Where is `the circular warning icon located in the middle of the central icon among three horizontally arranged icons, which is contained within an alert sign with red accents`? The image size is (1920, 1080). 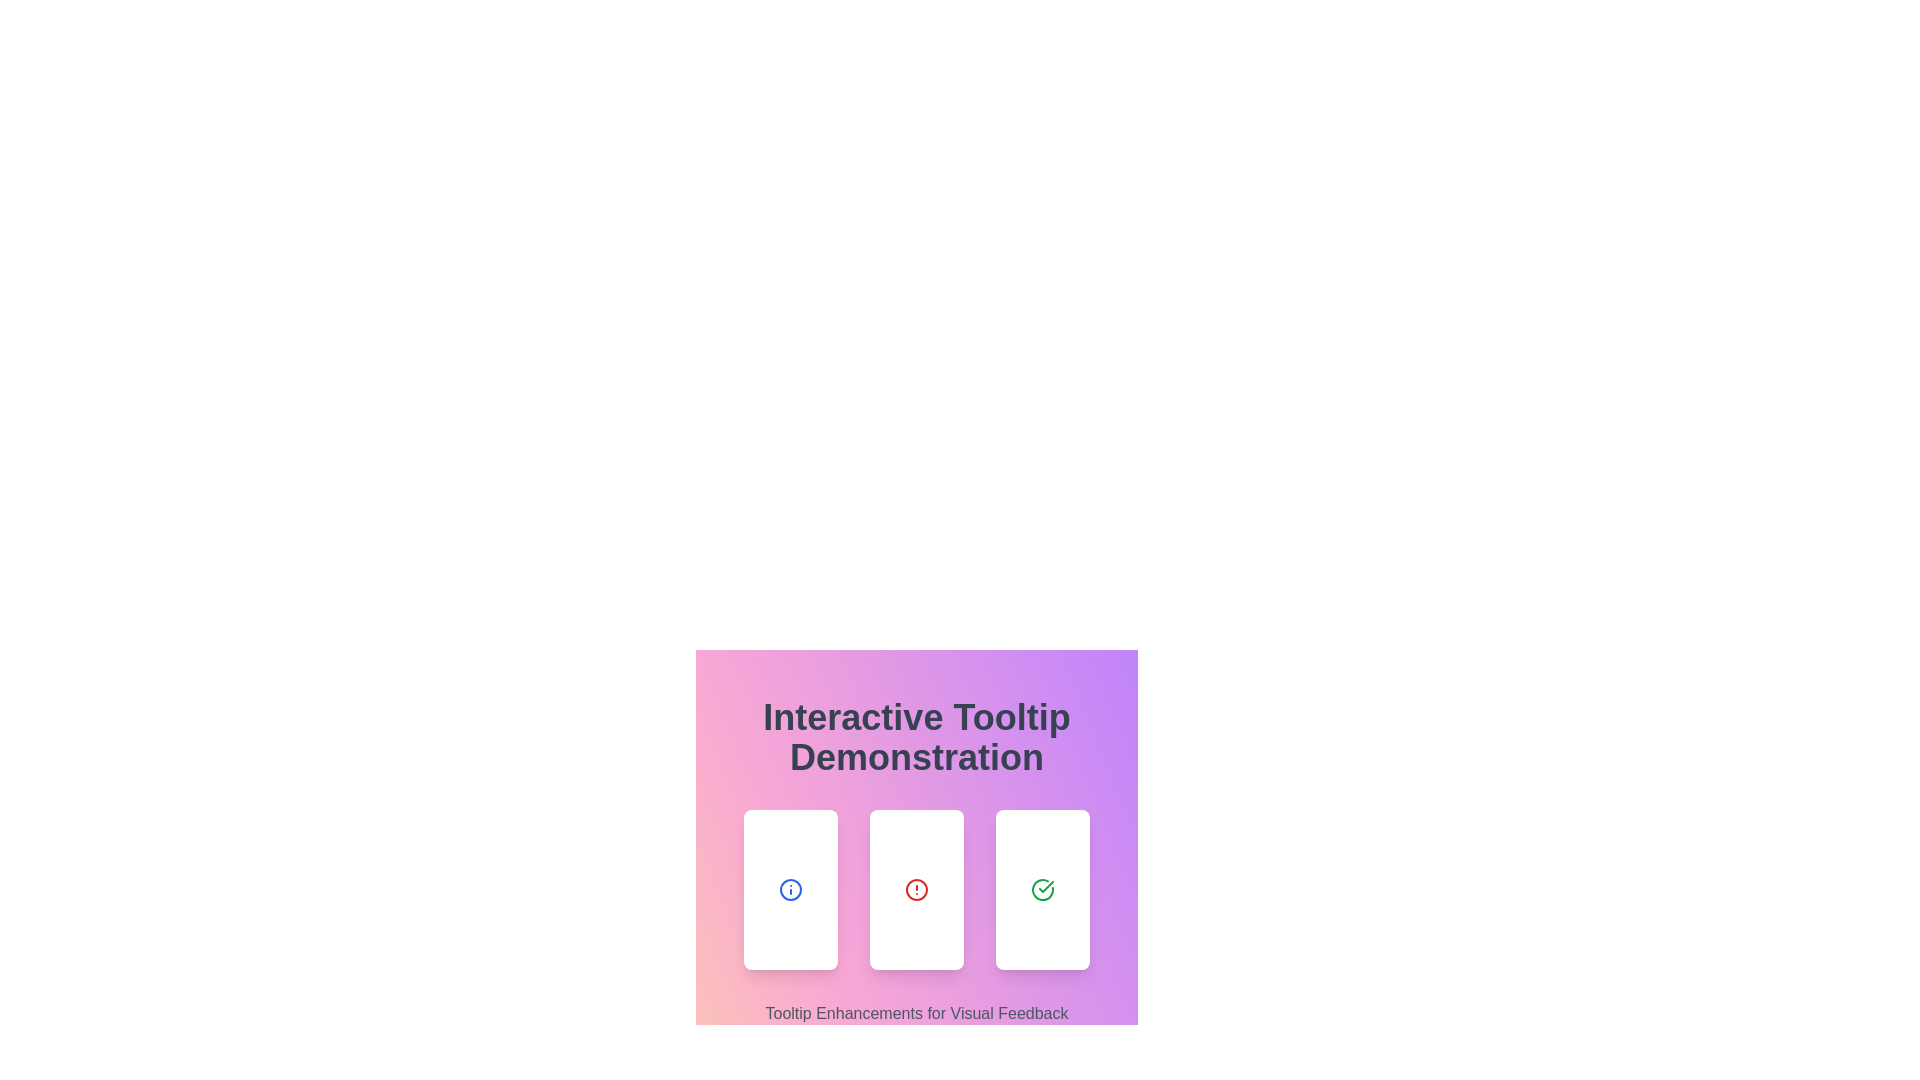
the circular warning icon located in the middle of the central icon among three horizontally arranged icons, which is contained within an alert sign with red accents is located at coordinates (915, 889).